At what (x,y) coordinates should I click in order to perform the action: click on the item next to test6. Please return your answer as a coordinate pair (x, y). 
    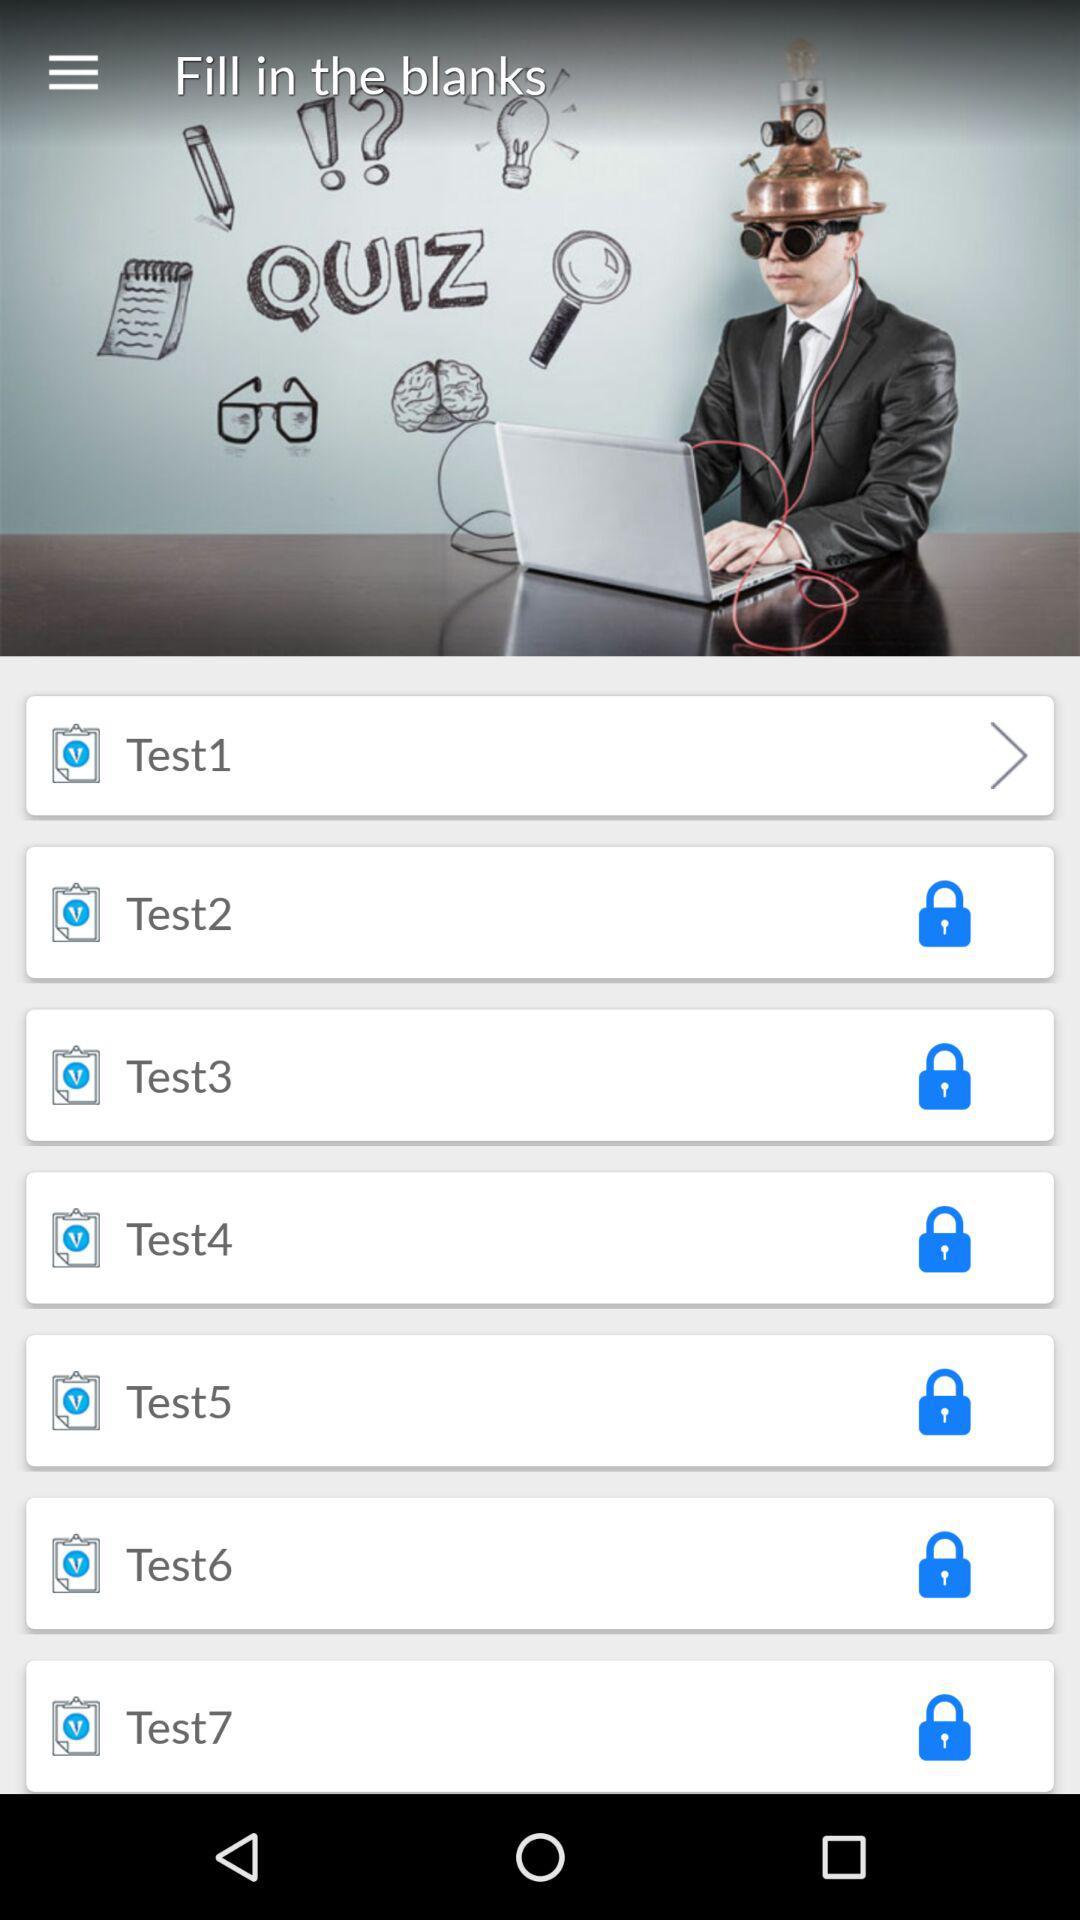
    Looking at the image, I should click on (943, 1562).